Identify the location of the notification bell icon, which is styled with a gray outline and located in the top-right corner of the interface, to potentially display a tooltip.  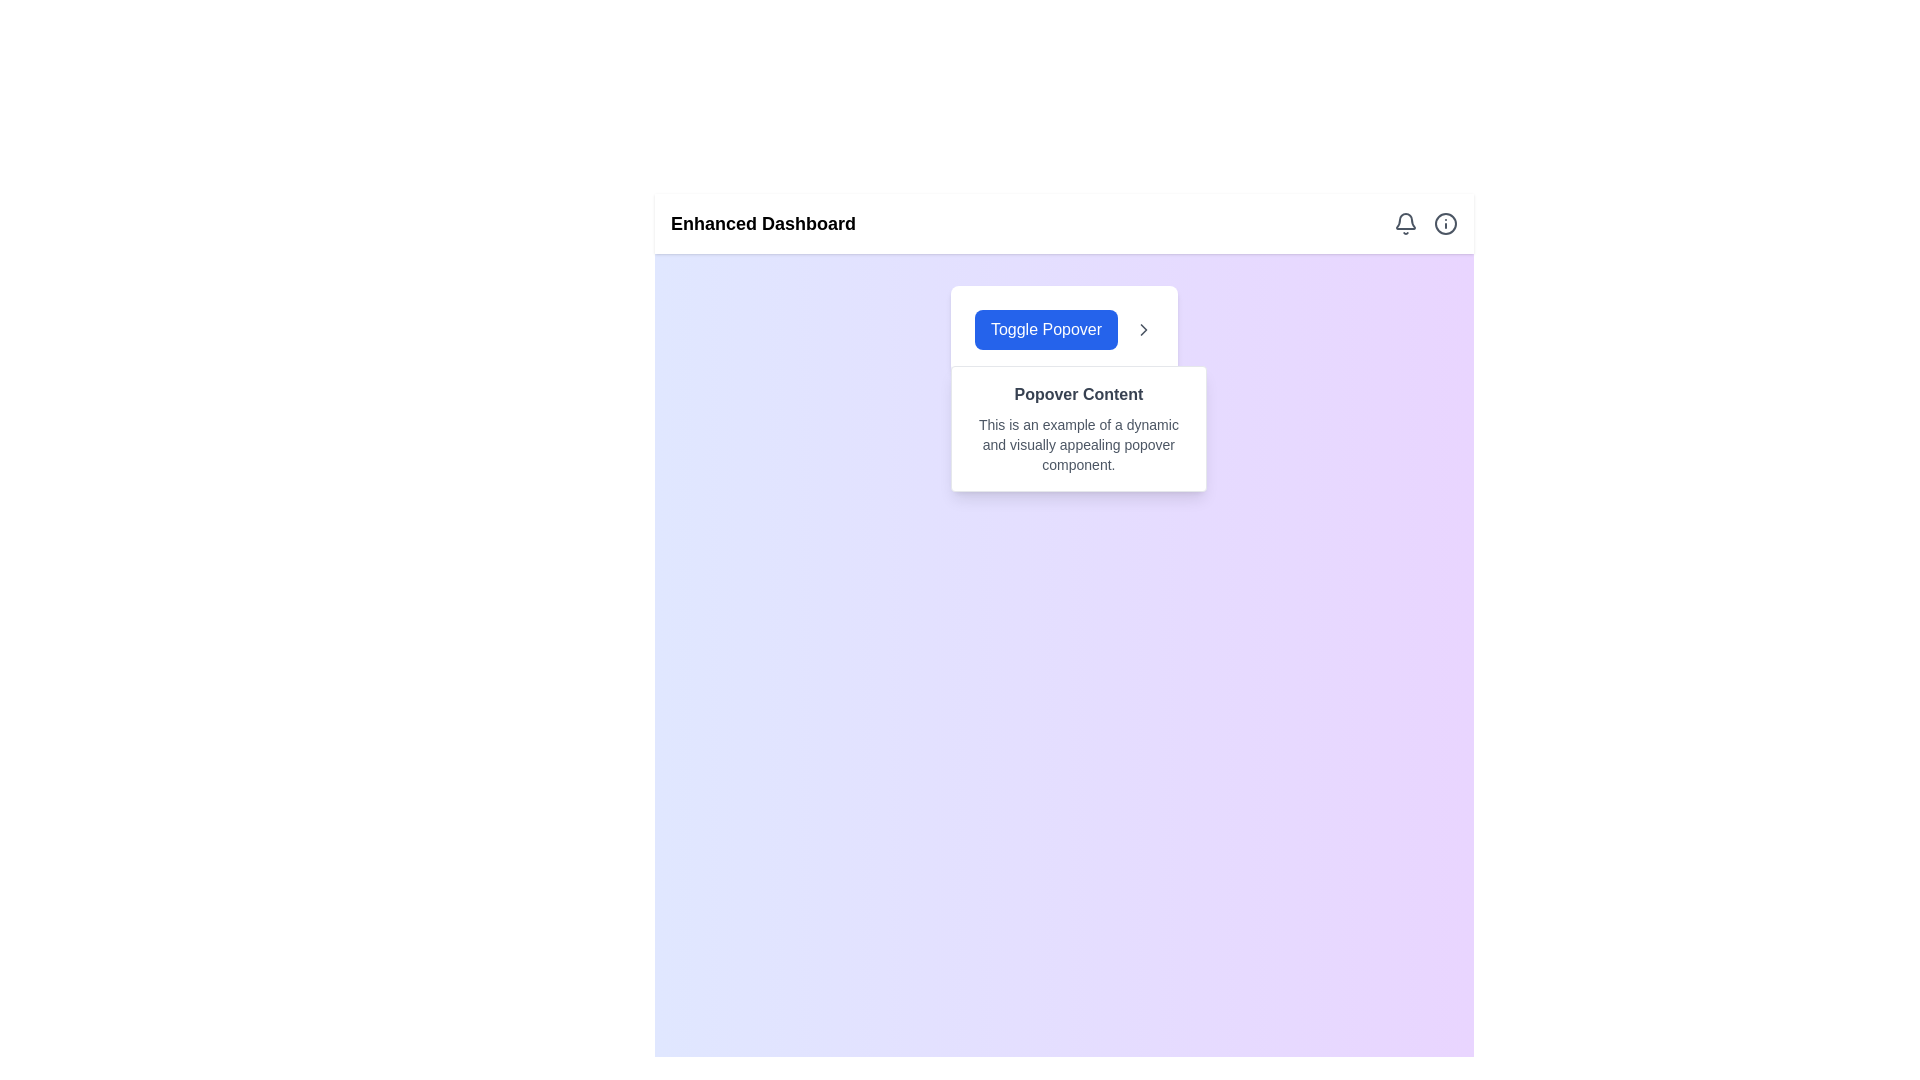
(1405, 223).